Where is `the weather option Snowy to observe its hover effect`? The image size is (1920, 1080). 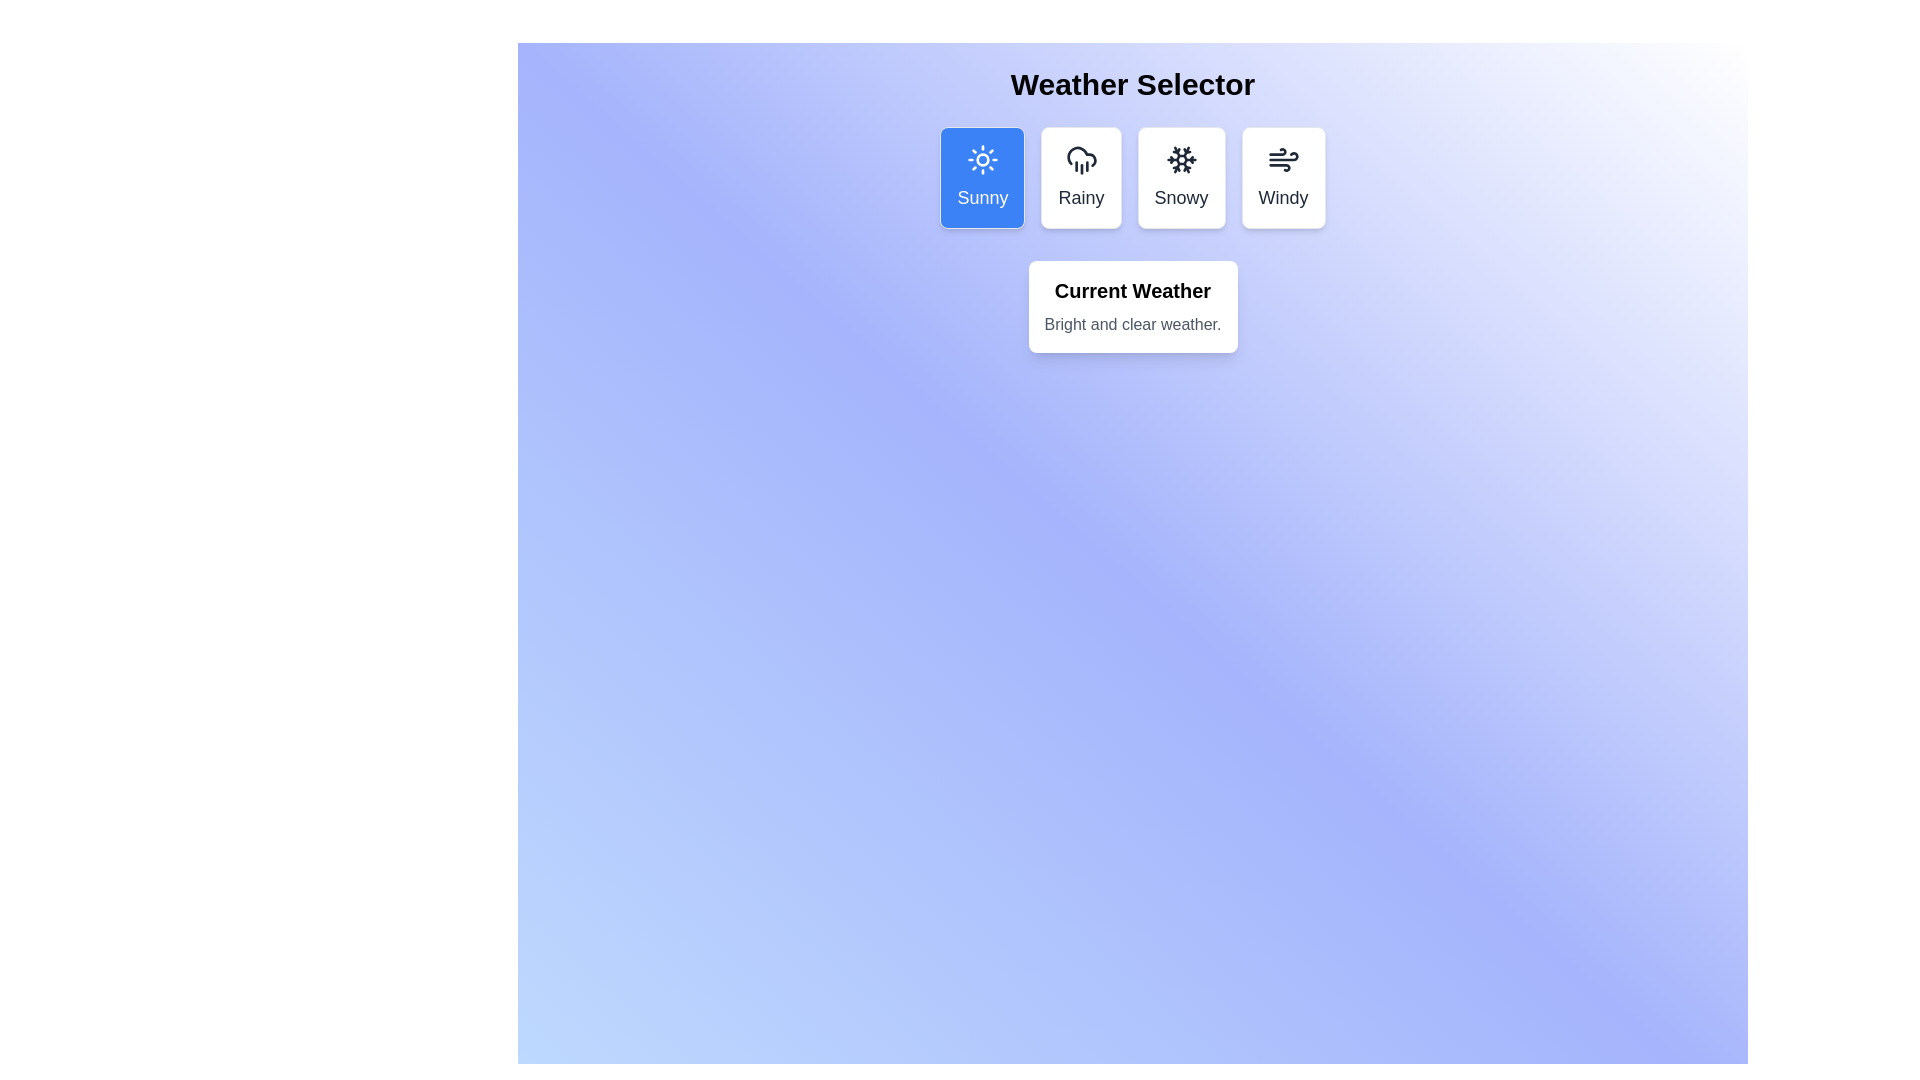
the weather option Snowy to observe its hover effect is located at coordinates (1181, 176).